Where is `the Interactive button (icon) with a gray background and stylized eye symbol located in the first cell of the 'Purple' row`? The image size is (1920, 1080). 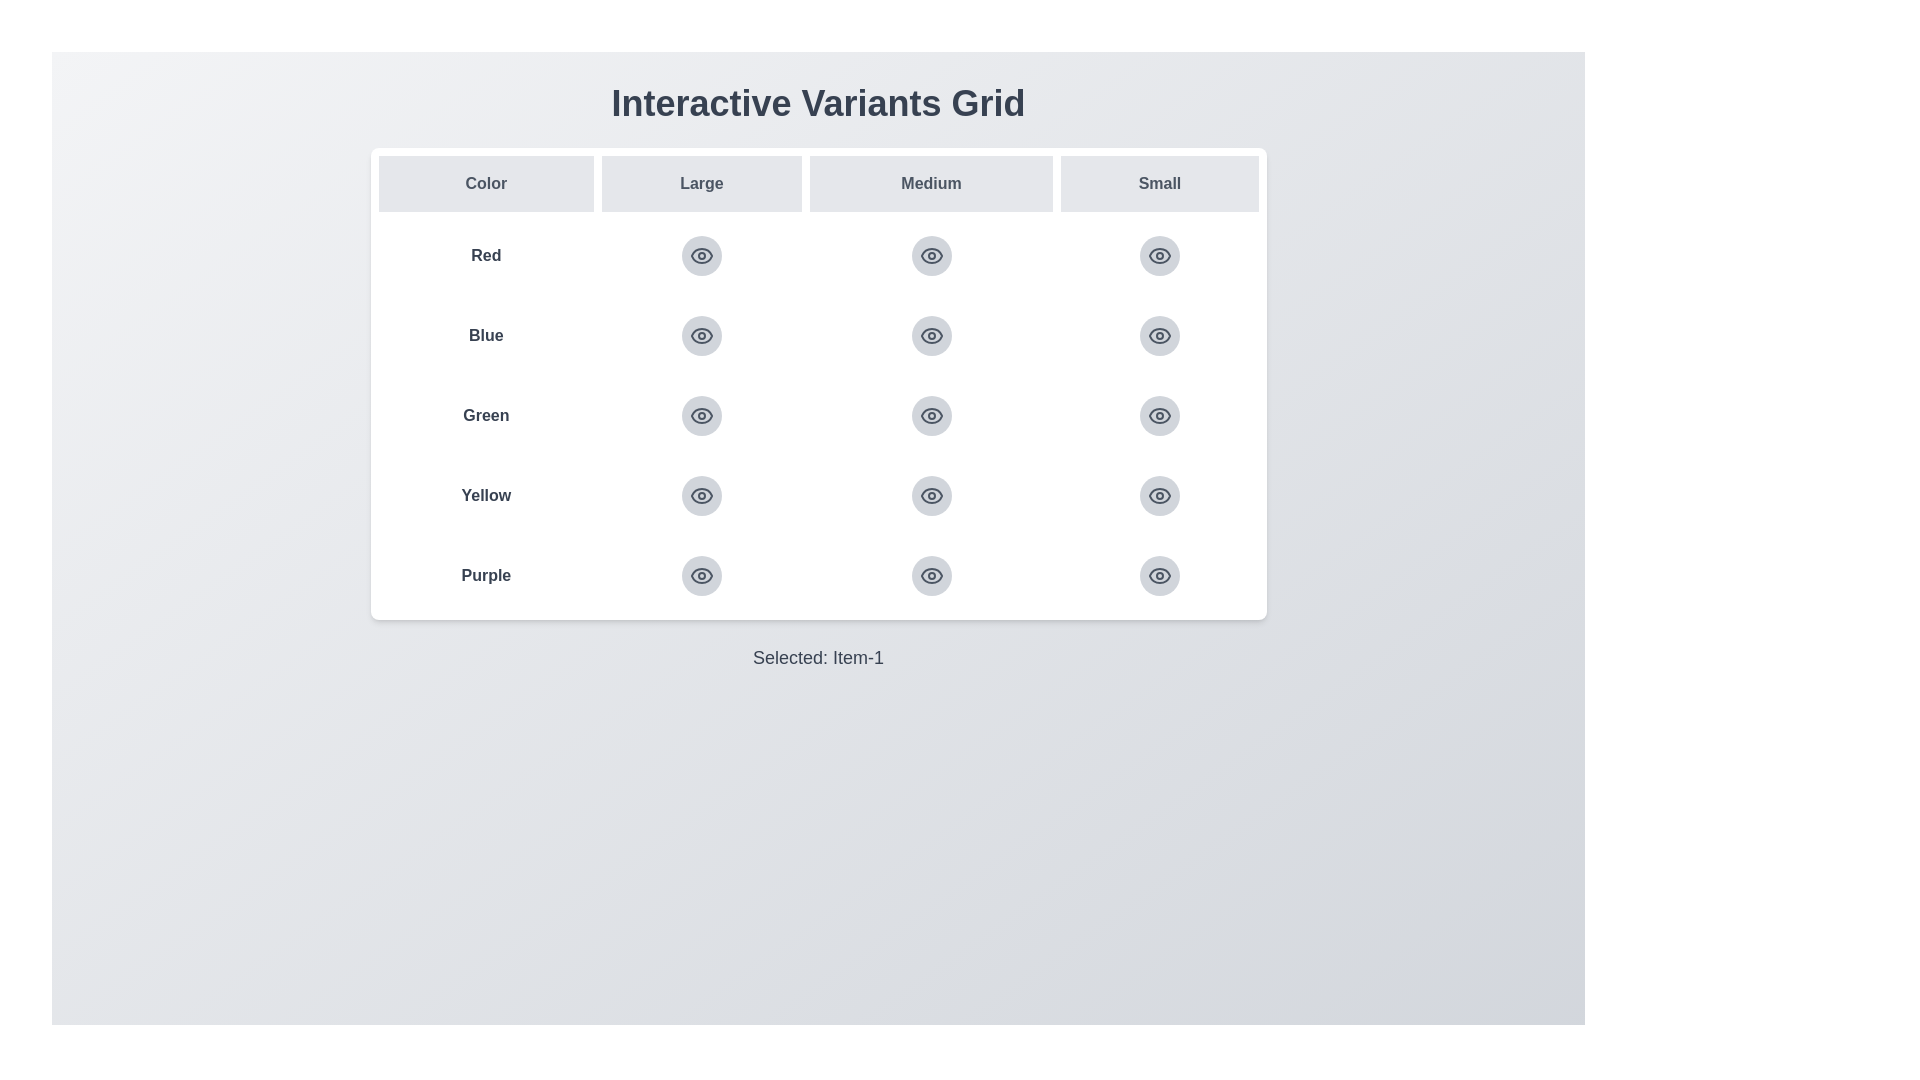
the Interactive button (icon) with a gray background and stylized eye symbol located in the first cell of the 'Purple' row is located at coordinates (701, 575).